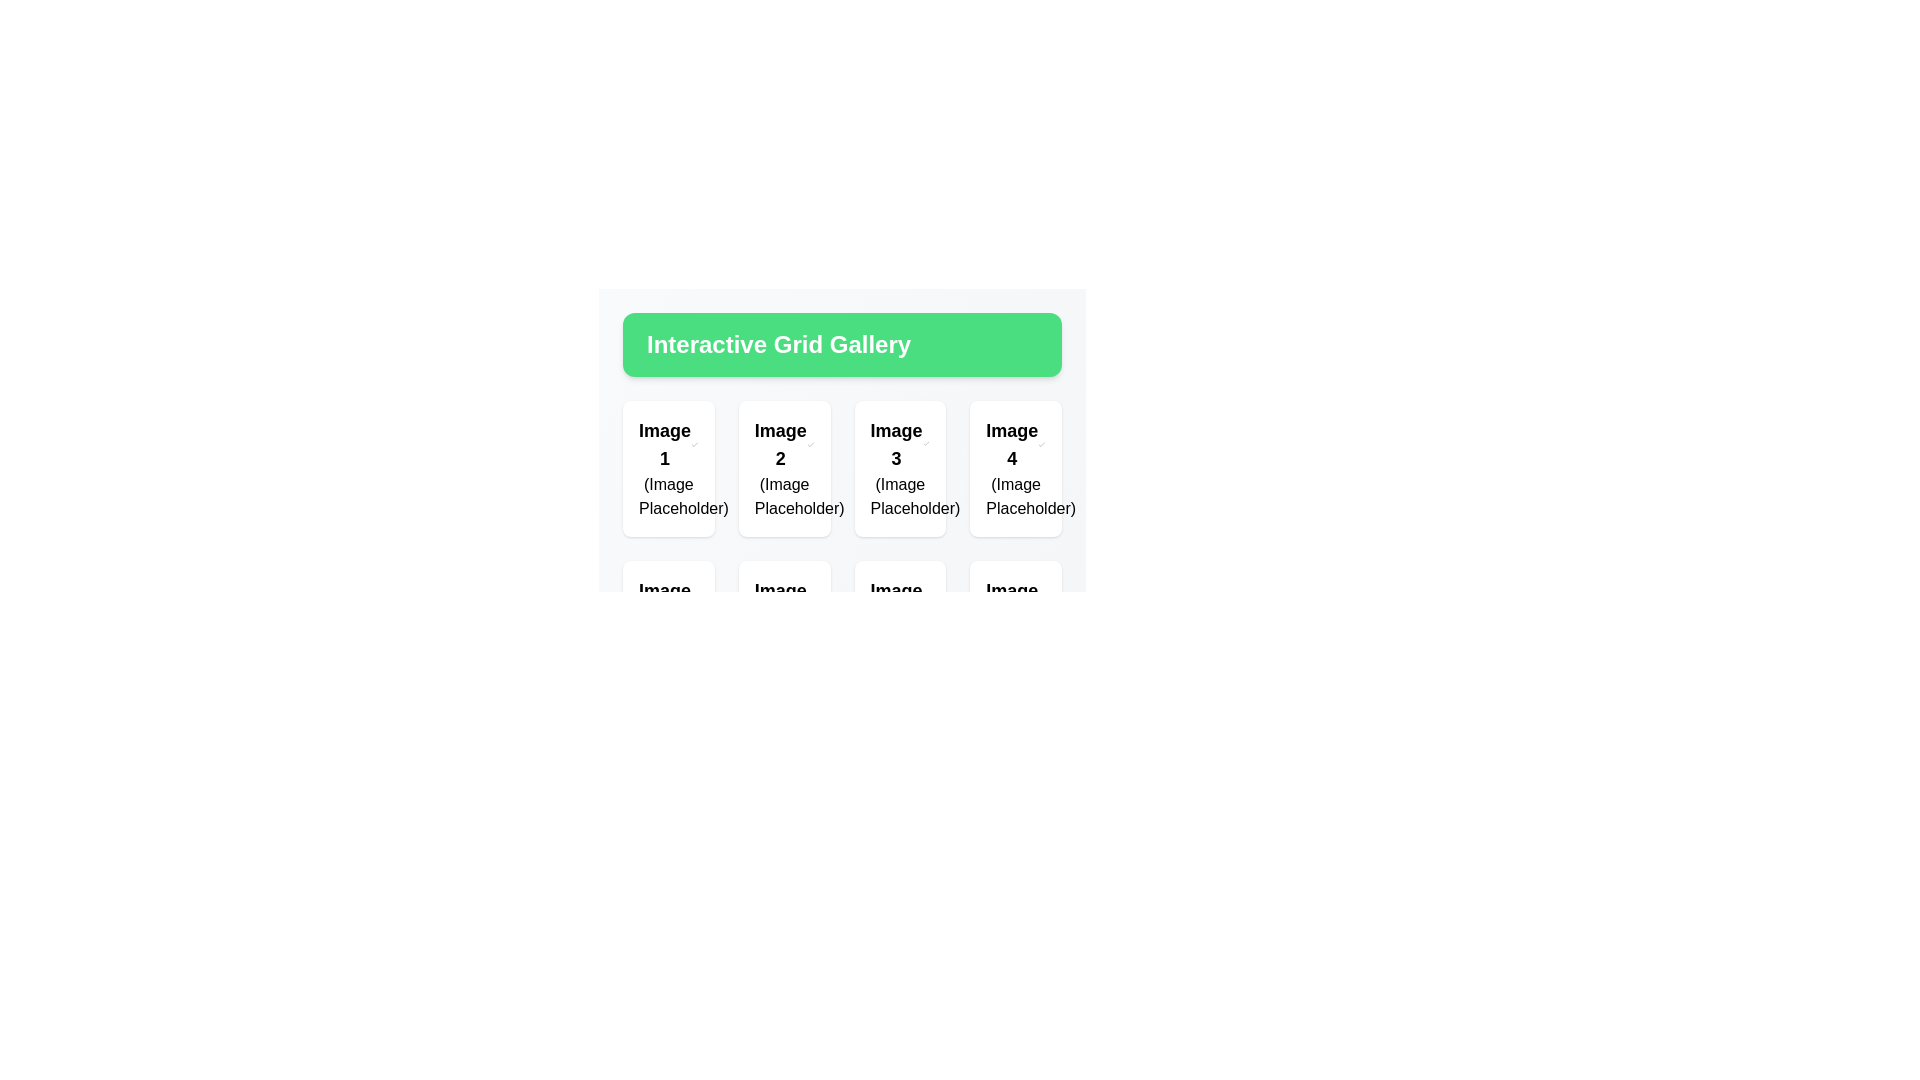 This screenshot has width=1920, height=1080. I want to click on the Text Label within the 'Image 3' tile, which indicates a placeholder for future content, so click(899, 496).